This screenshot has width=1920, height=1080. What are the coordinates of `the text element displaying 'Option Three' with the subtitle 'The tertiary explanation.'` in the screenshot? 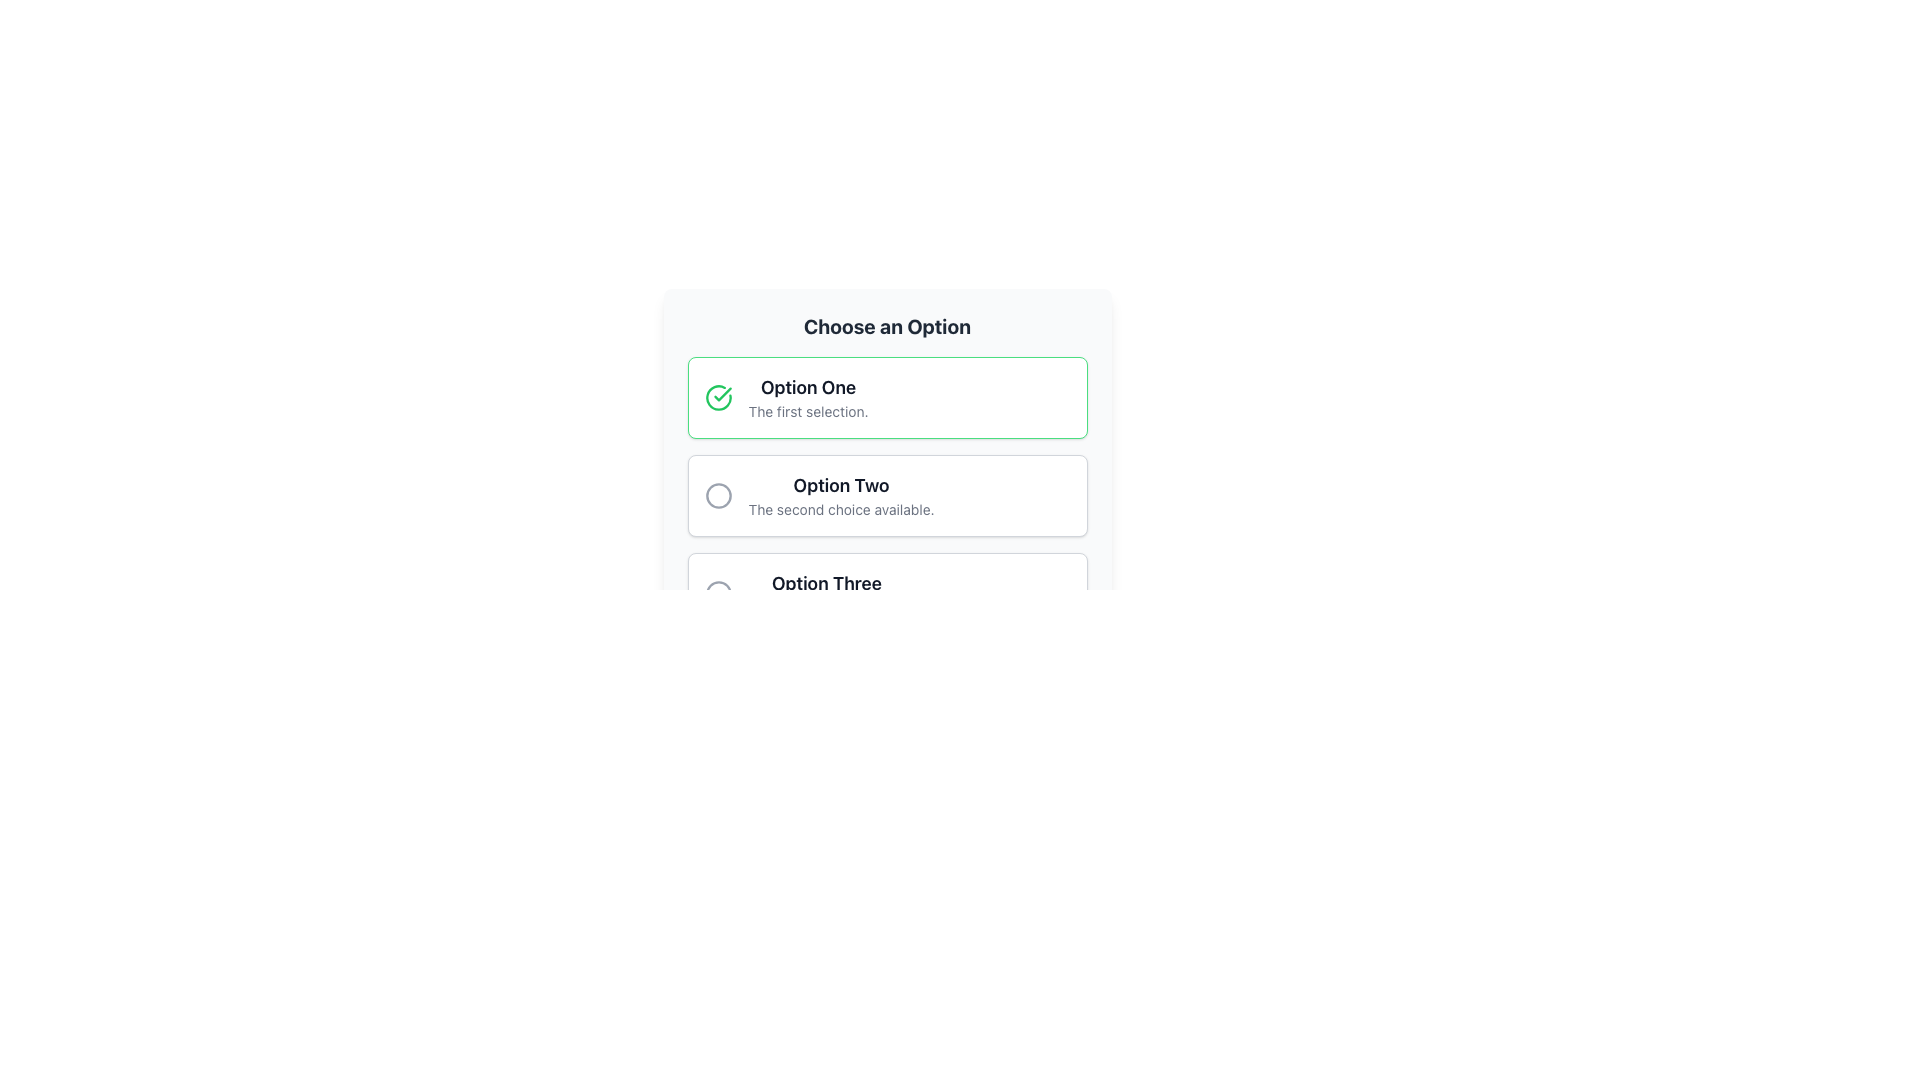 It's located at (826, 593).